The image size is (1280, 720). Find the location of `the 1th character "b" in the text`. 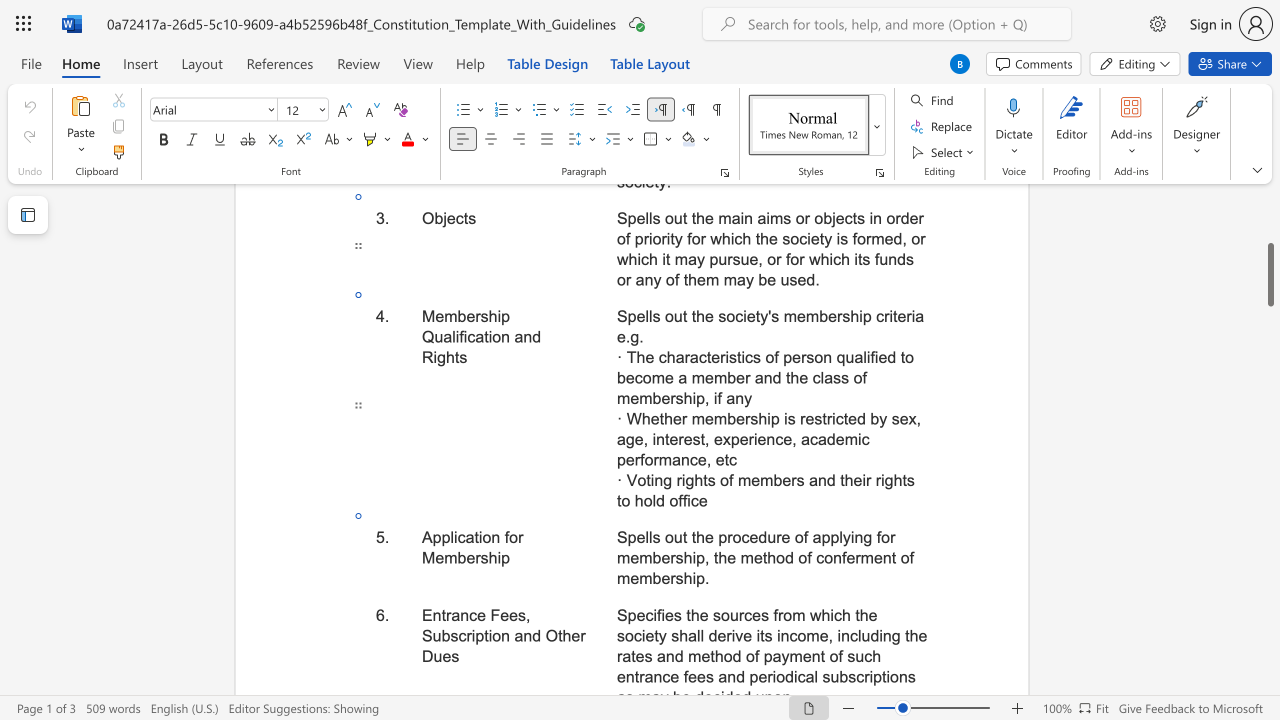

the 1th character "b" in the text is located at coordinates (460, 558).